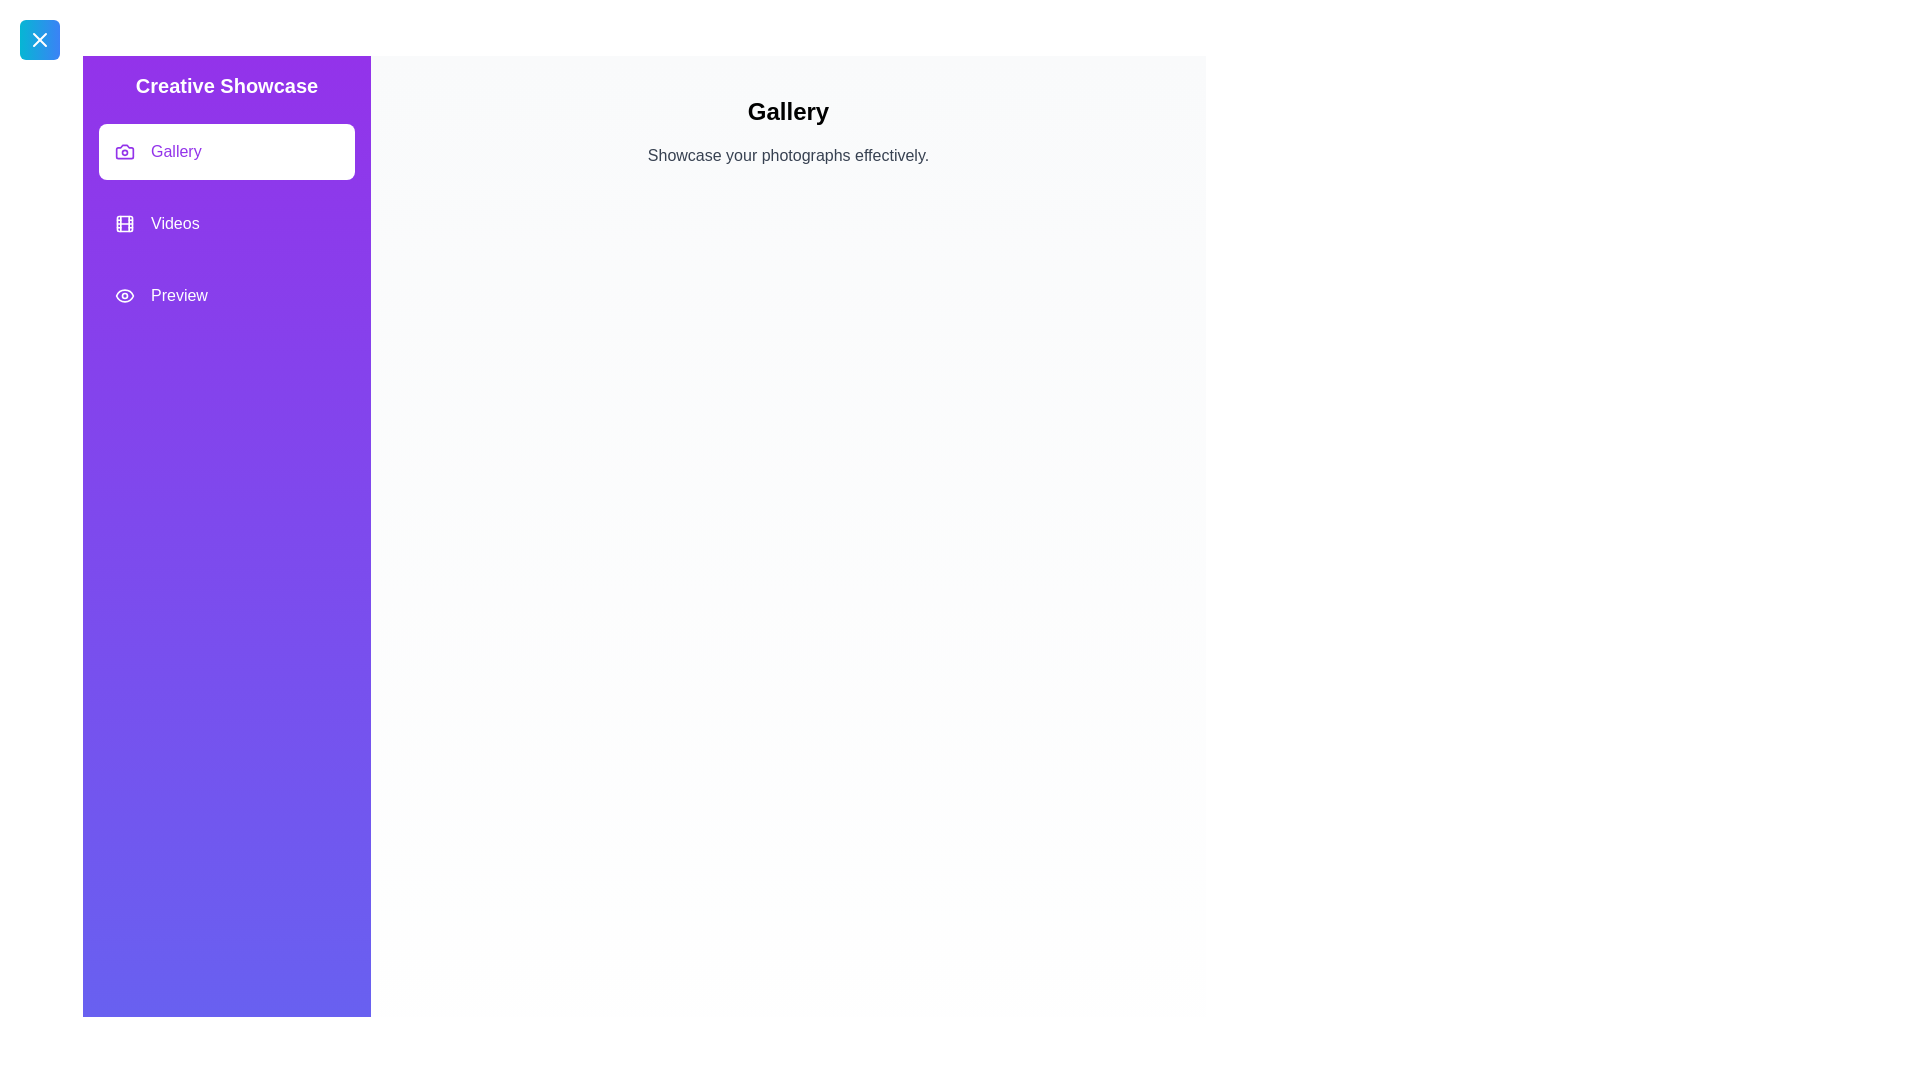  What do you see at coordinates (39, 39) in the screenshot?
I see `the toggle button at the top-left corner to close the drawer` at bounding box center [39, 39].